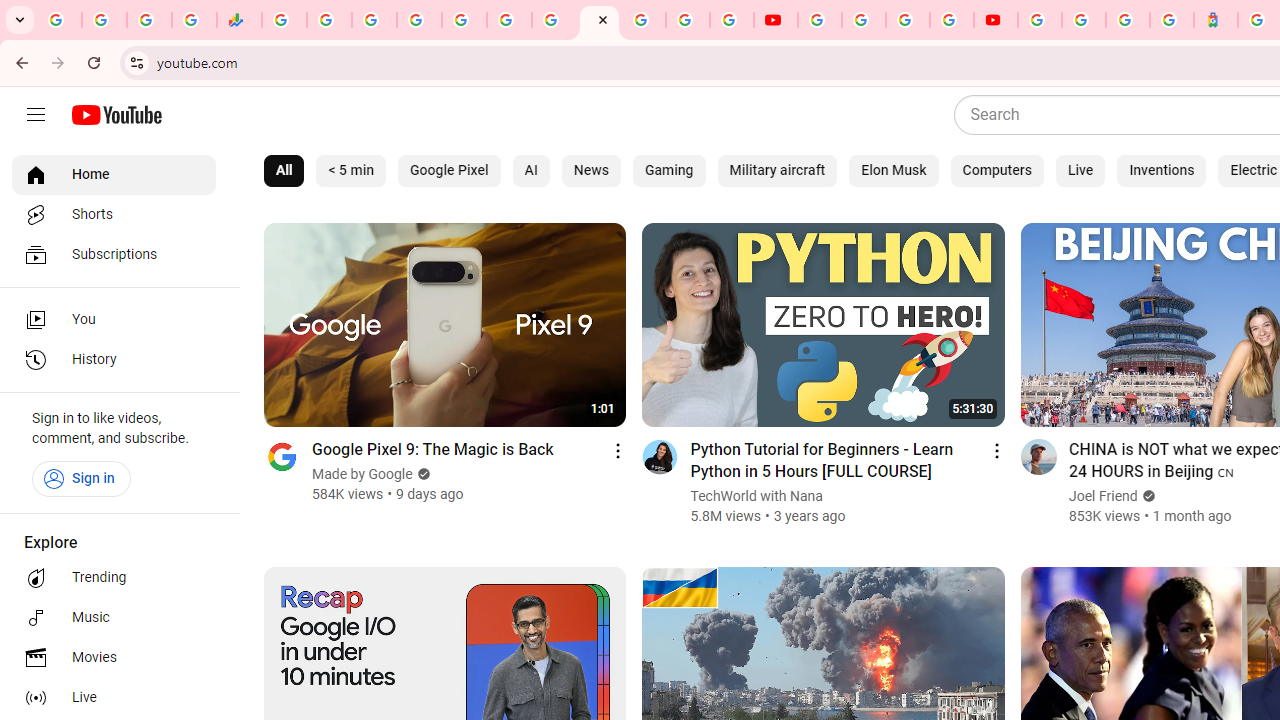 This screenshot has height=720, width=1280. What do you see at coordinates (669, 170) in the screenshot?
I see `'Gaming'` at bounding box center [669, 170].